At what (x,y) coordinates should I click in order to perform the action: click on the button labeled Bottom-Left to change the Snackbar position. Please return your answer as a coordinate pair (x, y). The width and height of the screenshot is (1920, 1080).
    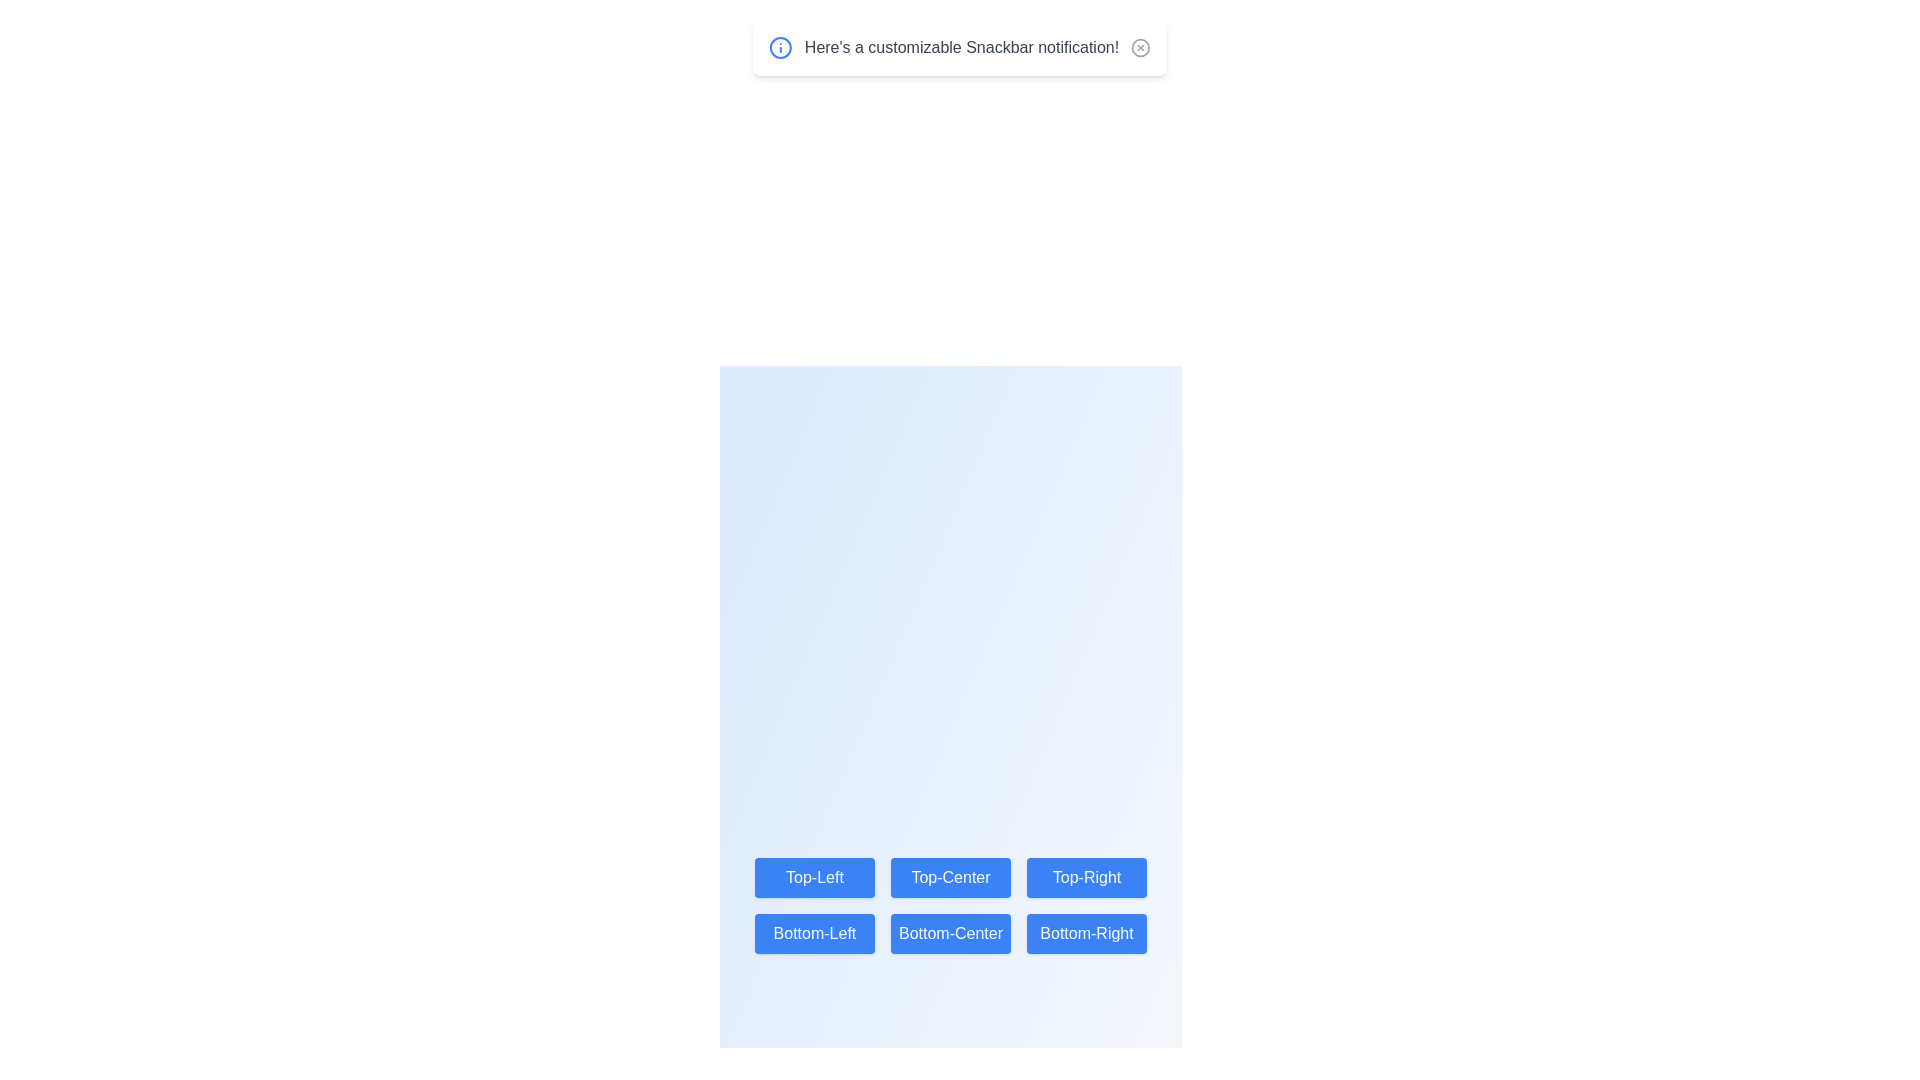
    Looking at the image, I should click on (815, 933).